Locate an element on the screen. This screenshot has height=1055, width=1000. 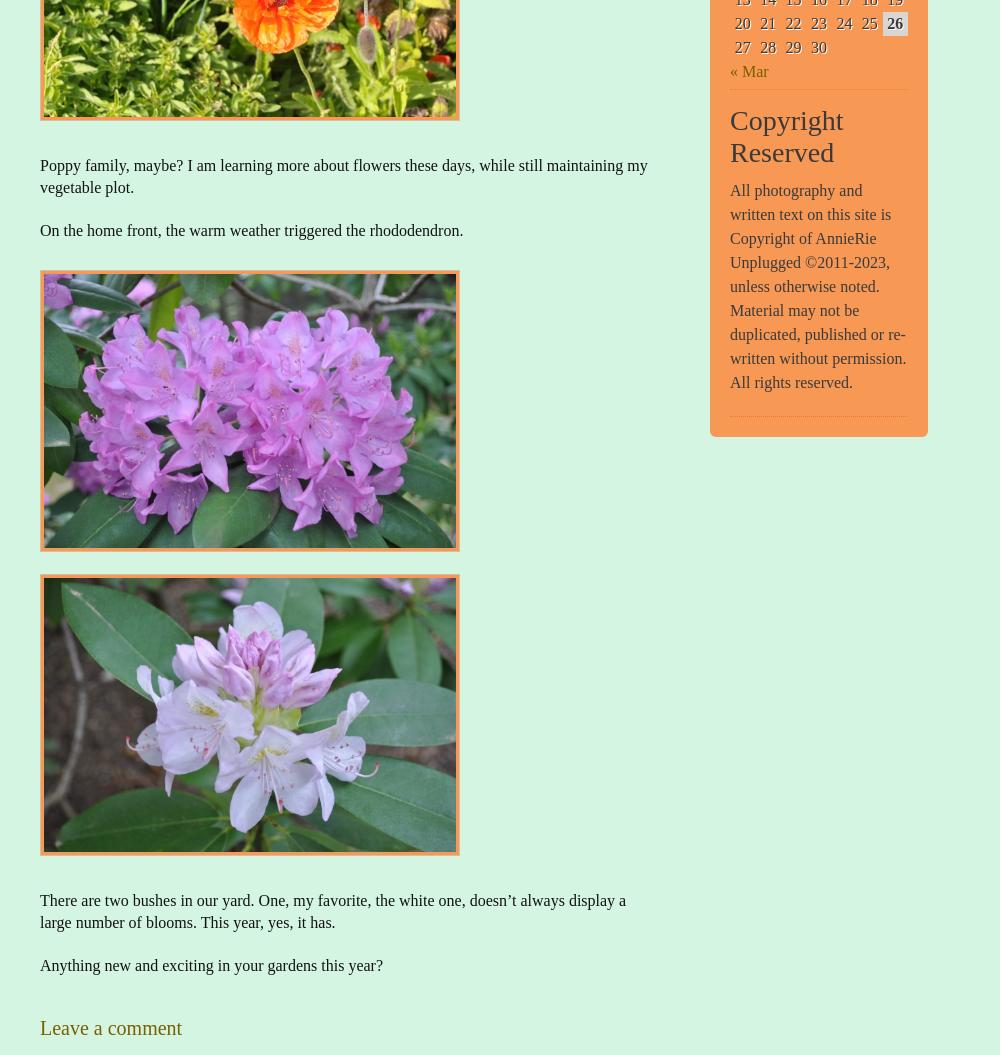
'25' is located at coordinates (860, 22).